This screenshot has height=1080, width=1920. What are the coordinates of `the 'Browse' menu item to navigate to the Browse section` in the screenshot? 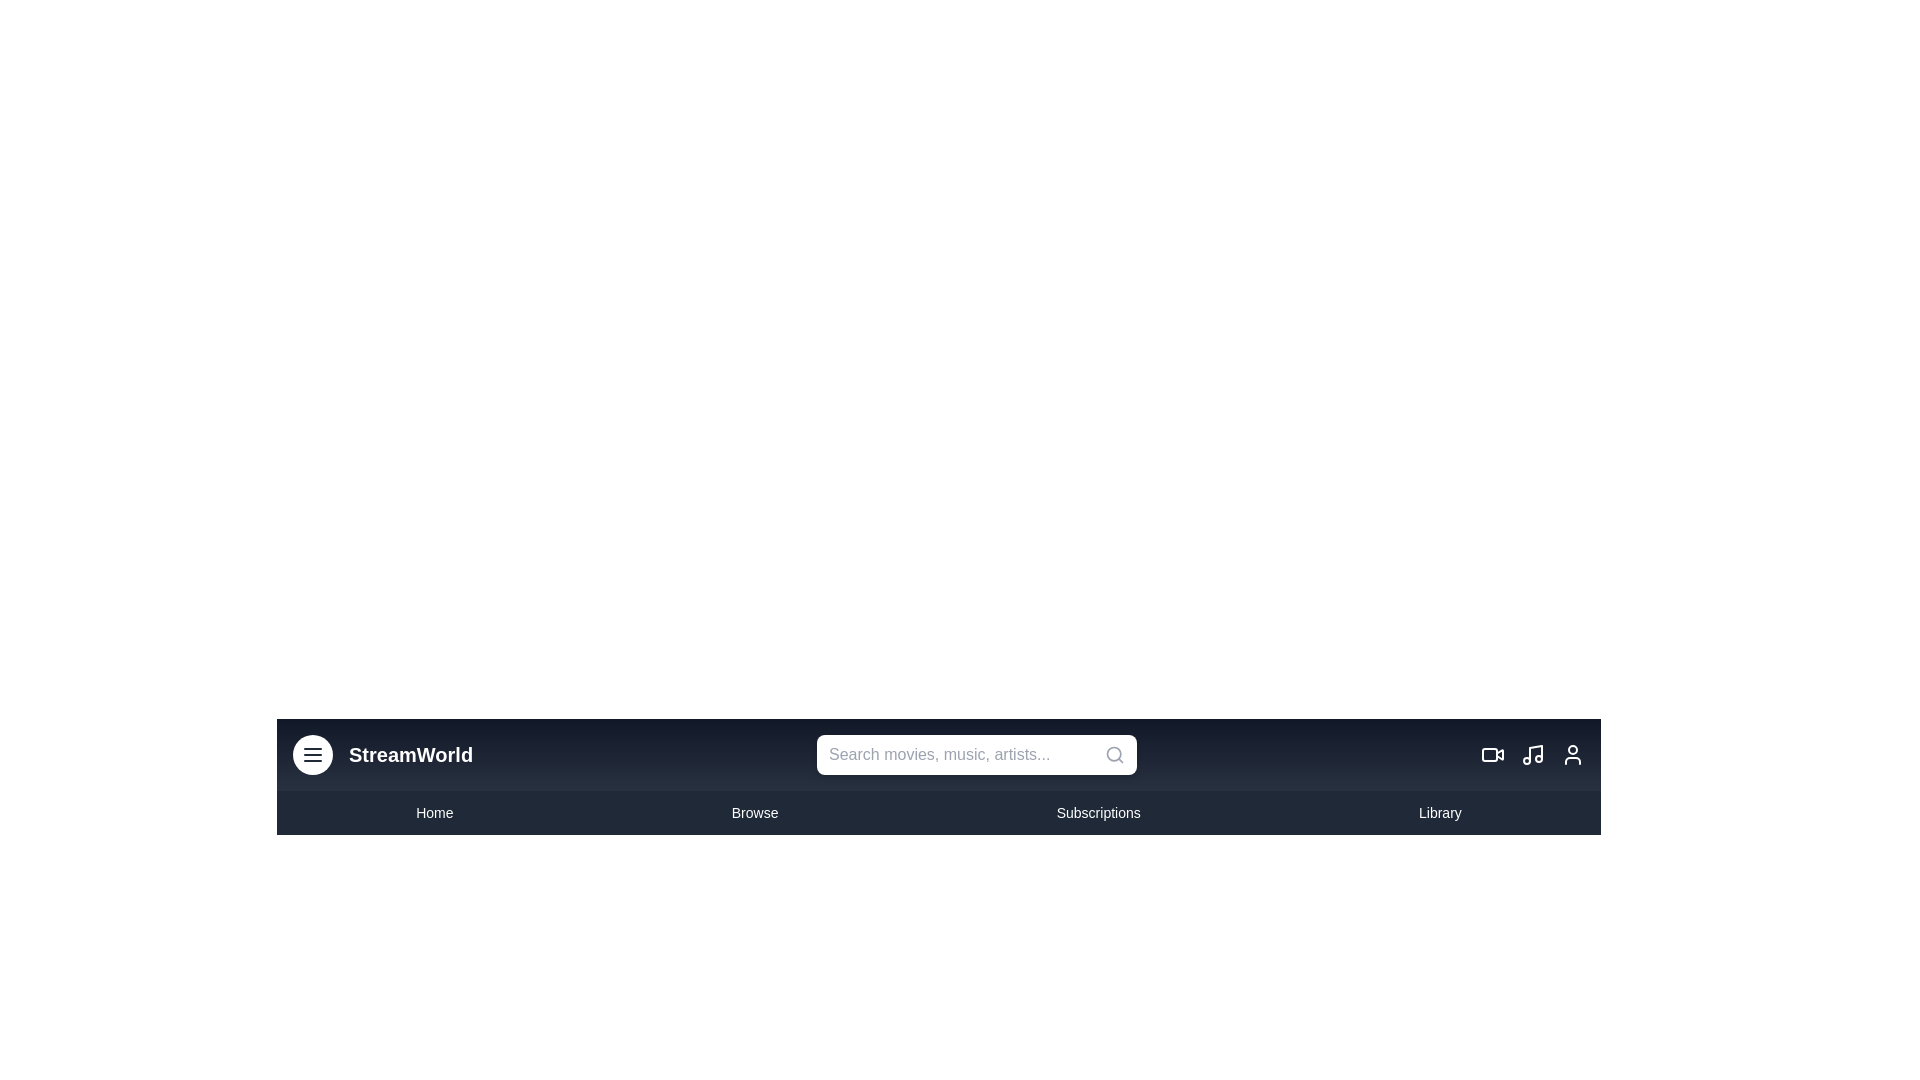 It's located at (753, 813).